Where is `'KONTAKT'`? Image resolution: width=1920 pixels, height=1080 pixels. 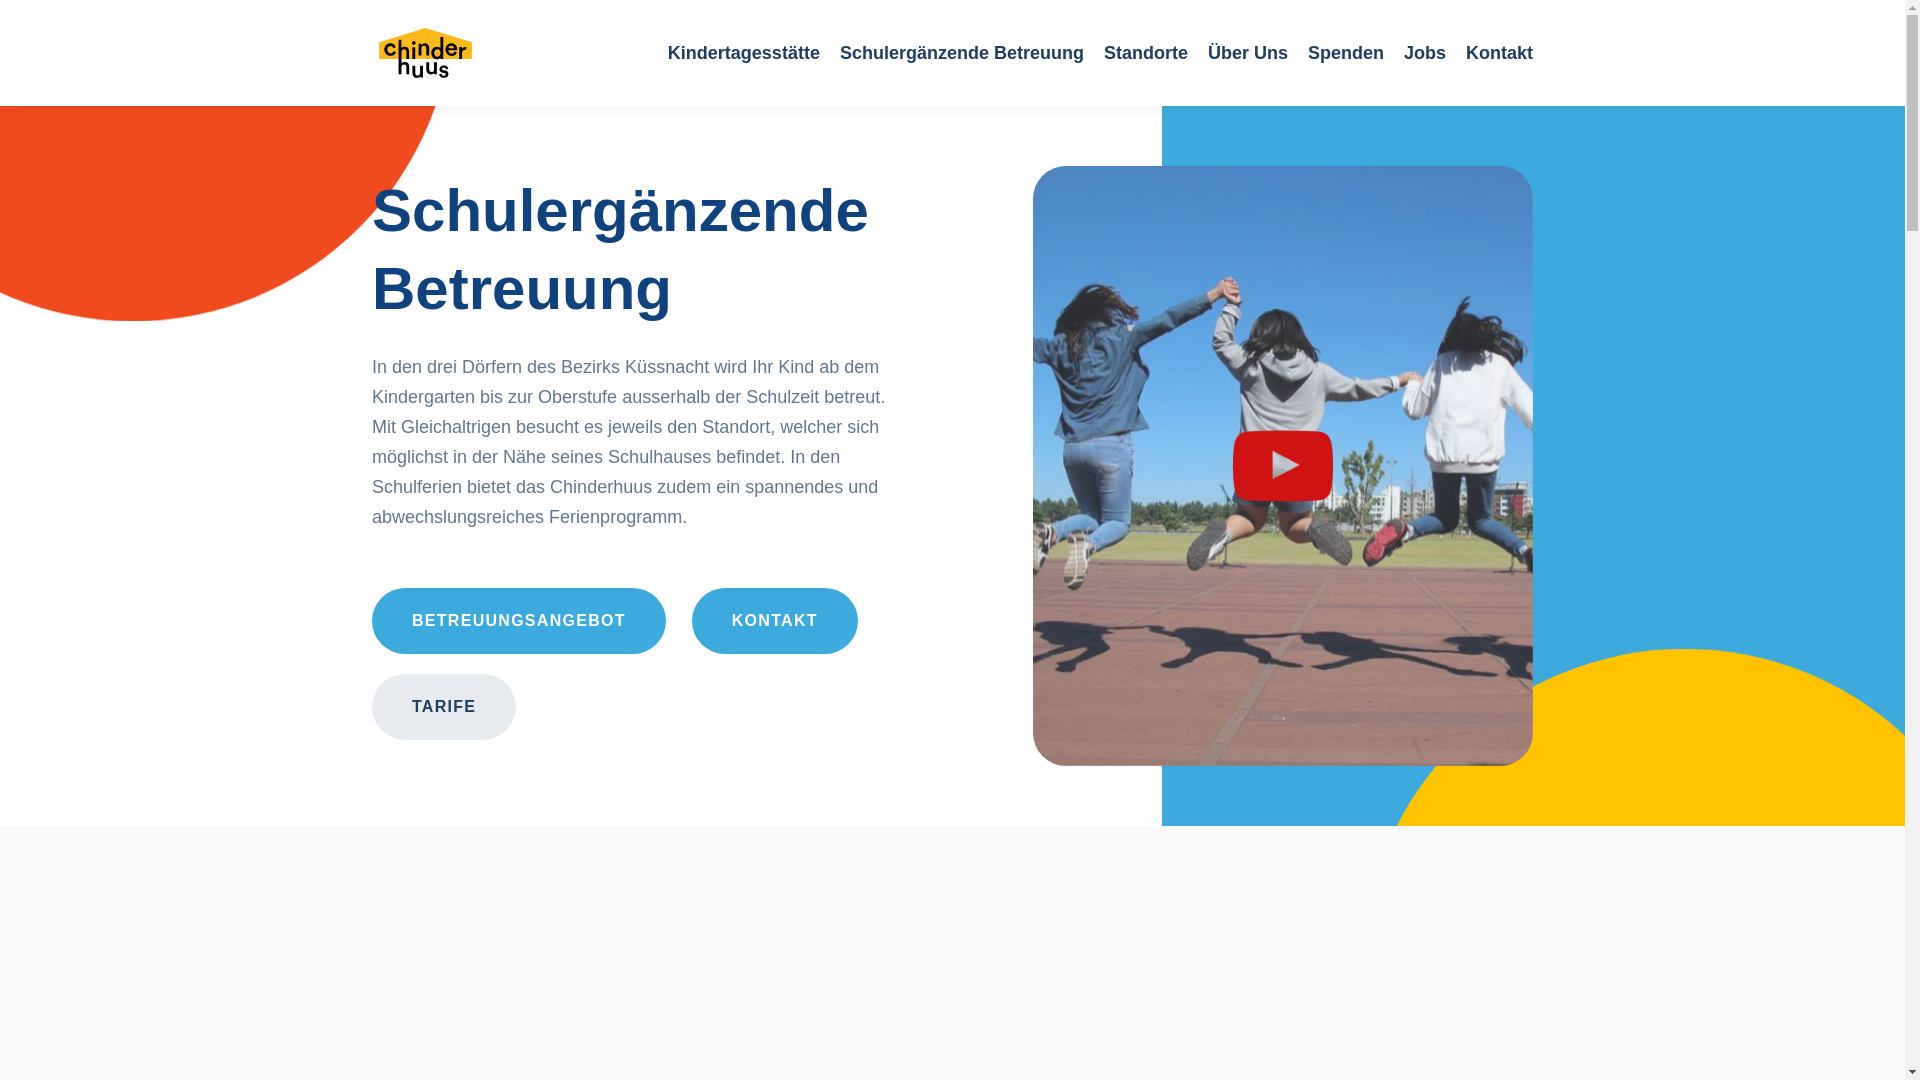 'KONTAKT' is located at coordinates (773, 620).